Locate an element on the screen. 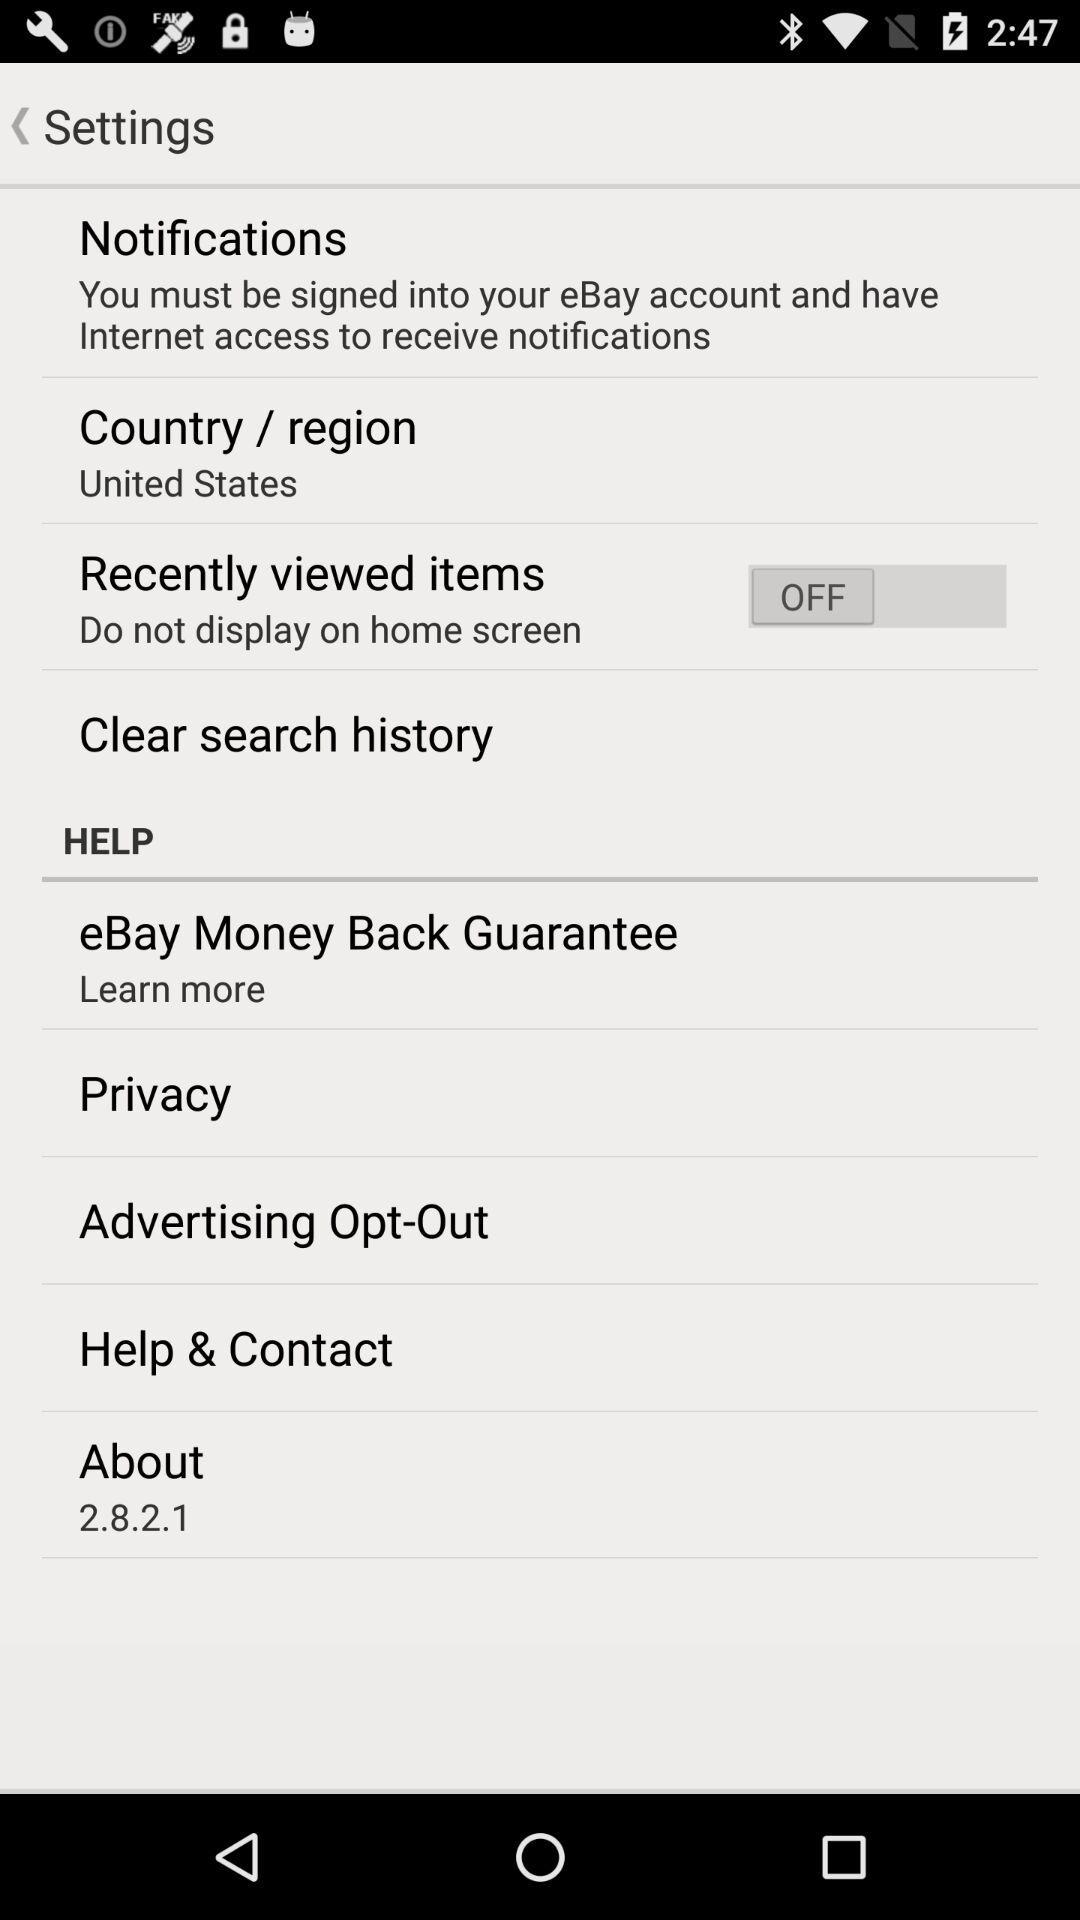  the icon to the right of do not display app is located at coordinates (876, 595).